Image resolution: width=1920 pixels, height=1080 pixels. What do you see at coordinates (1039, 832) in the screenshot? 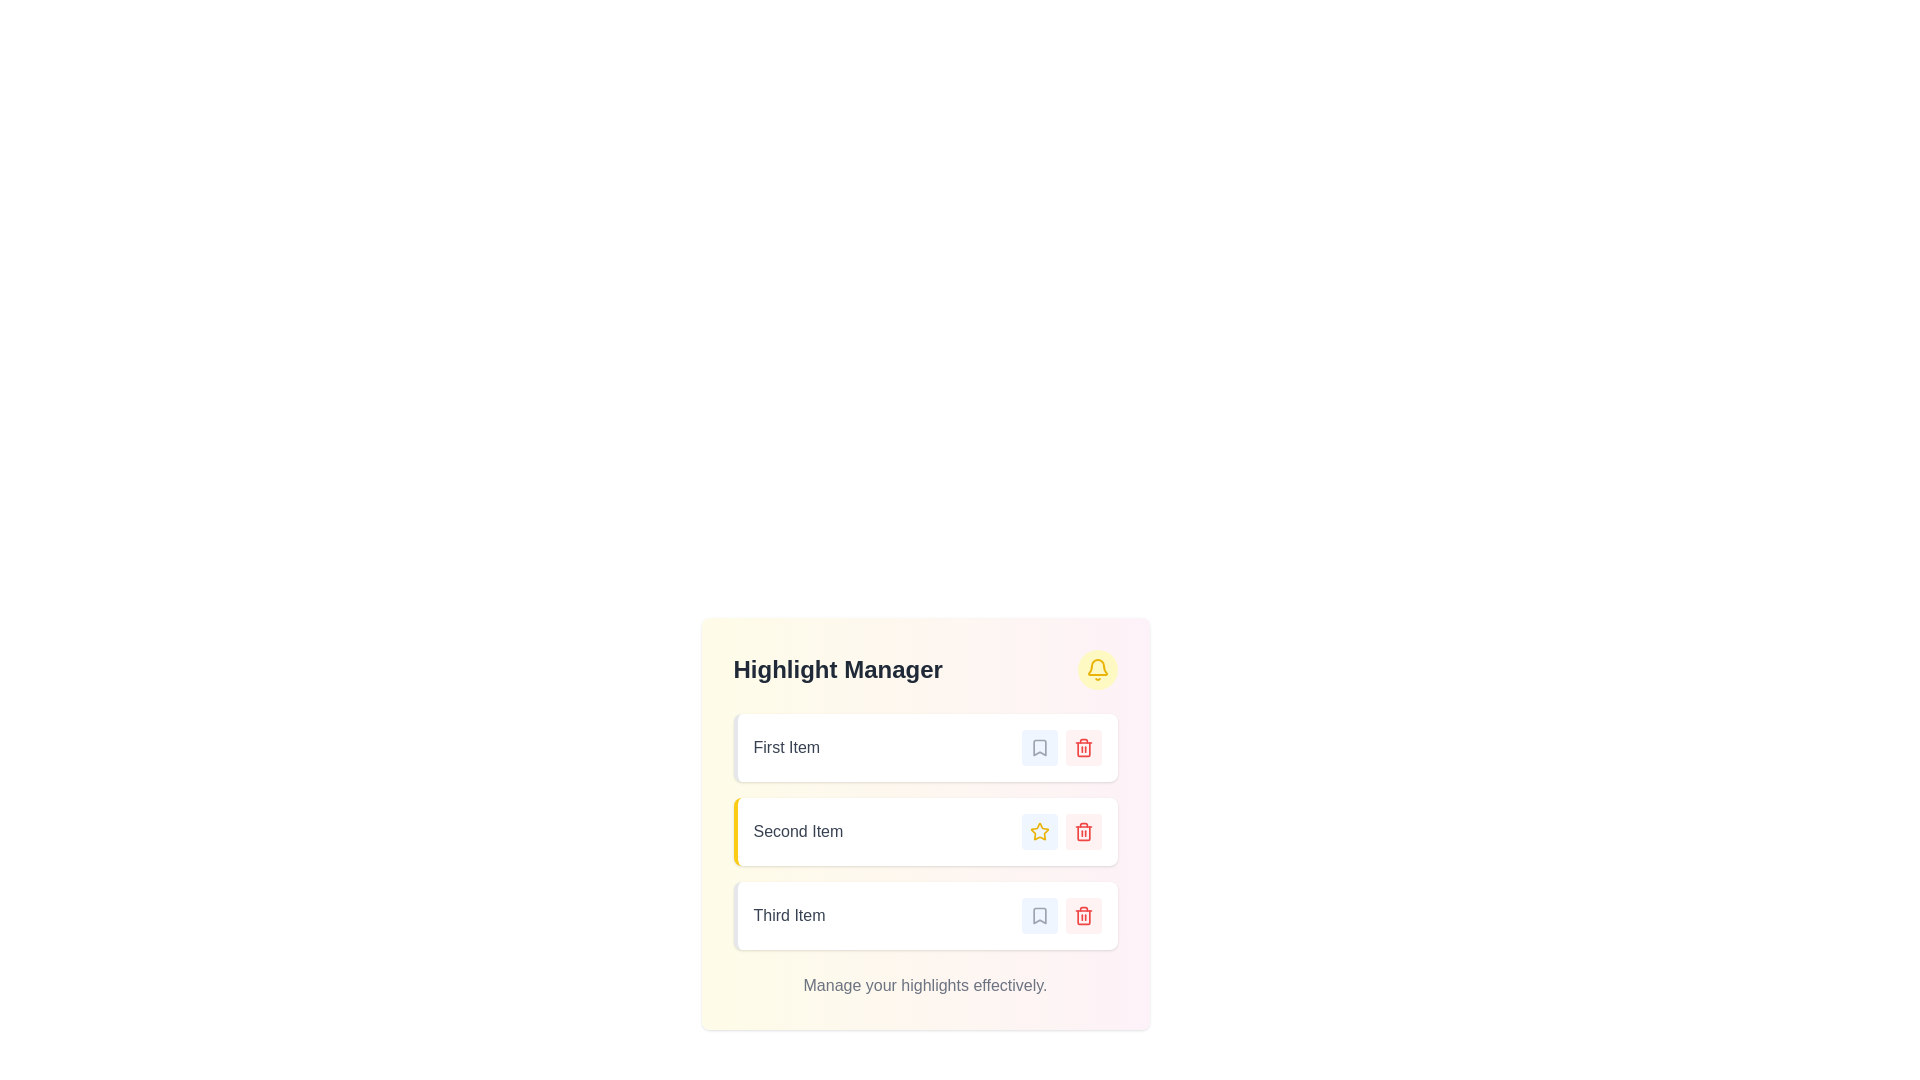
I see `the star-shaped icon in the 'Highlight Manager' section, located in the 'Second Item' row` at bounding box center [1039, 832].